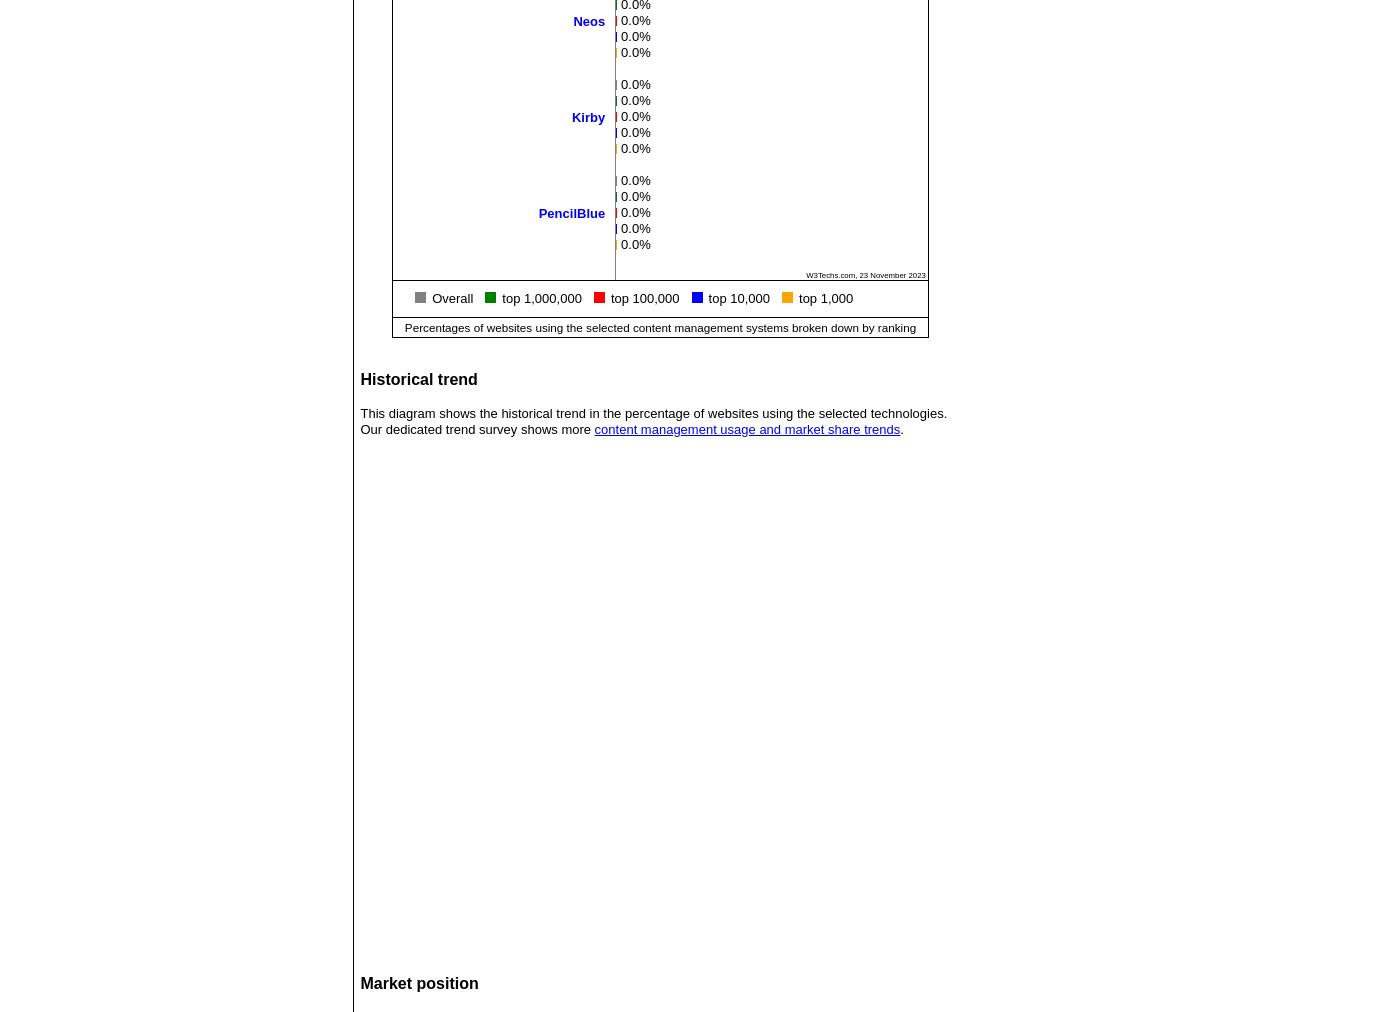  What do you see at coordinates (418, 378) in the screenshot?
I see `'Historical trend'` at bounding box center [418, 378].